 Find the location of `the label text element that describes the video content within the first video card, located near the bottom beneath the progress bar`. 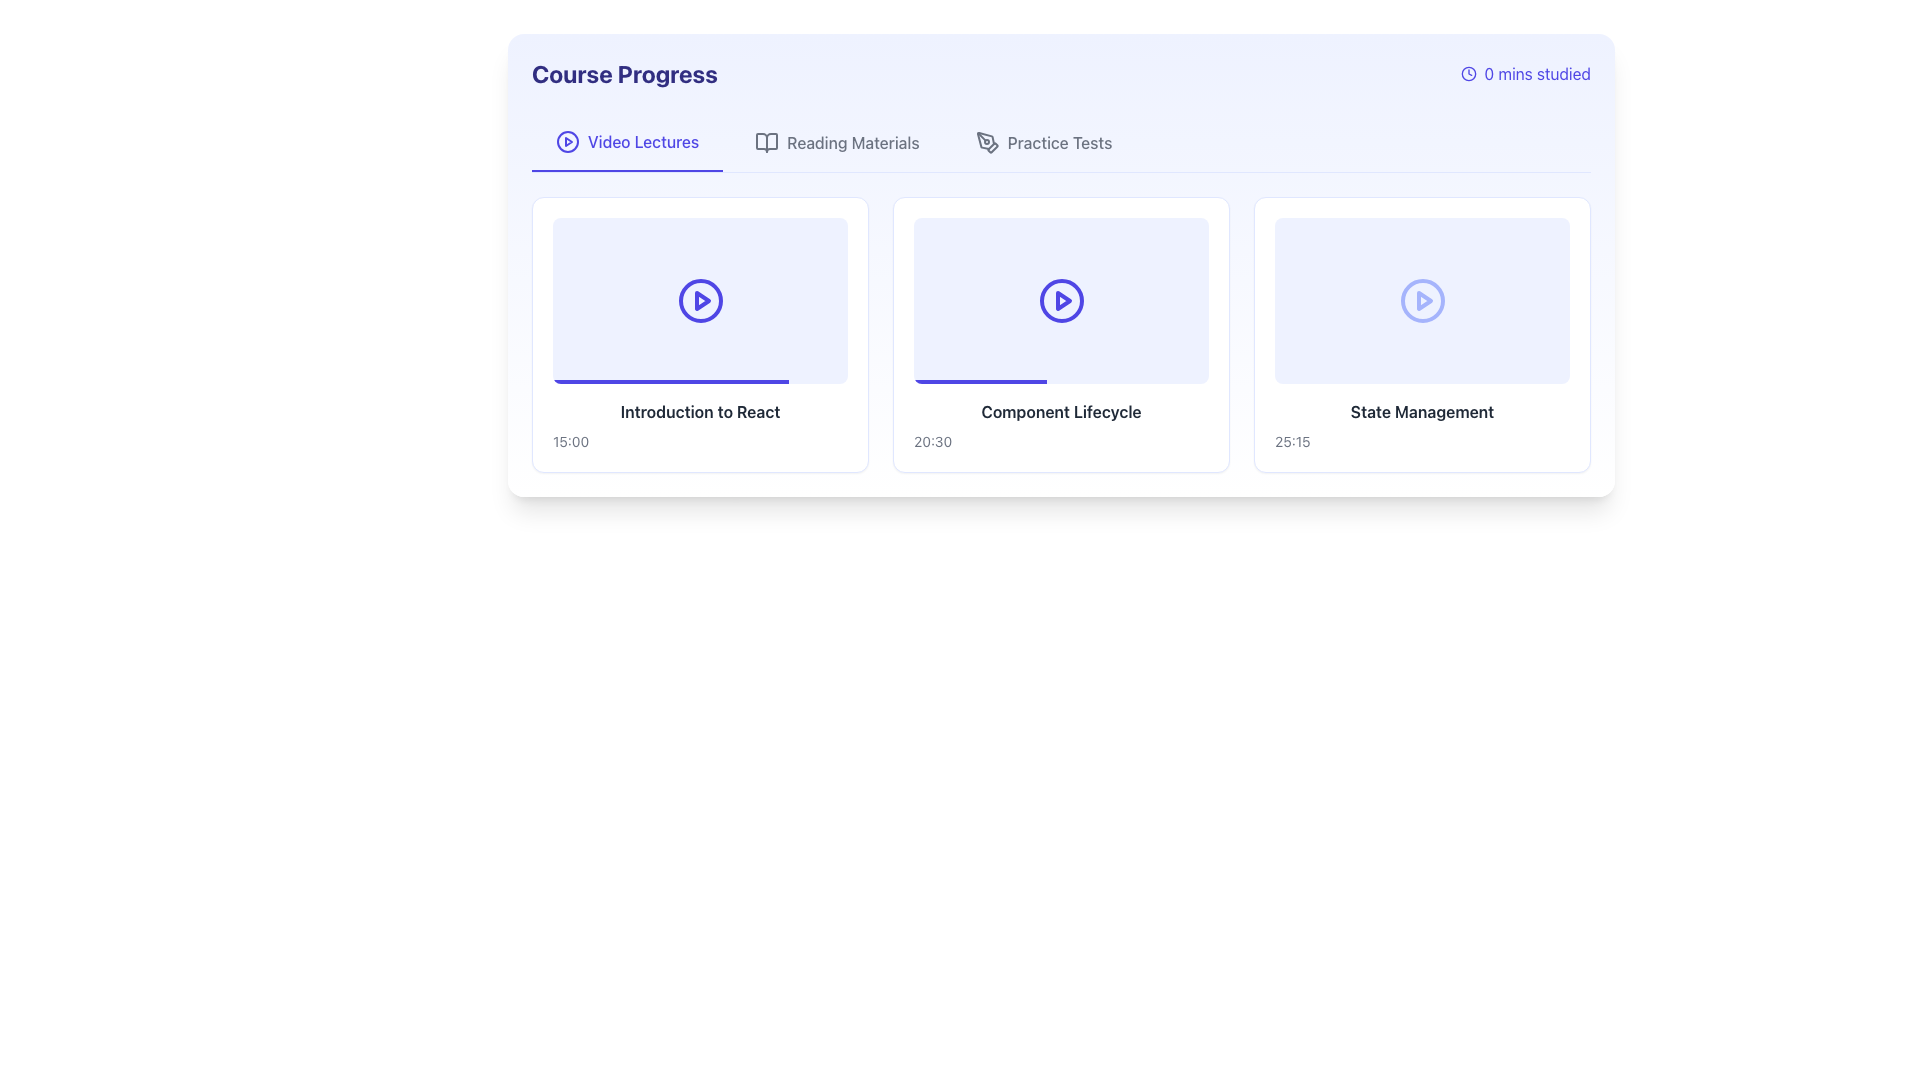

the label text element that describes the video content within the first video card, located near the bottom beneath the progress bar is located at coordinates (700, 410).